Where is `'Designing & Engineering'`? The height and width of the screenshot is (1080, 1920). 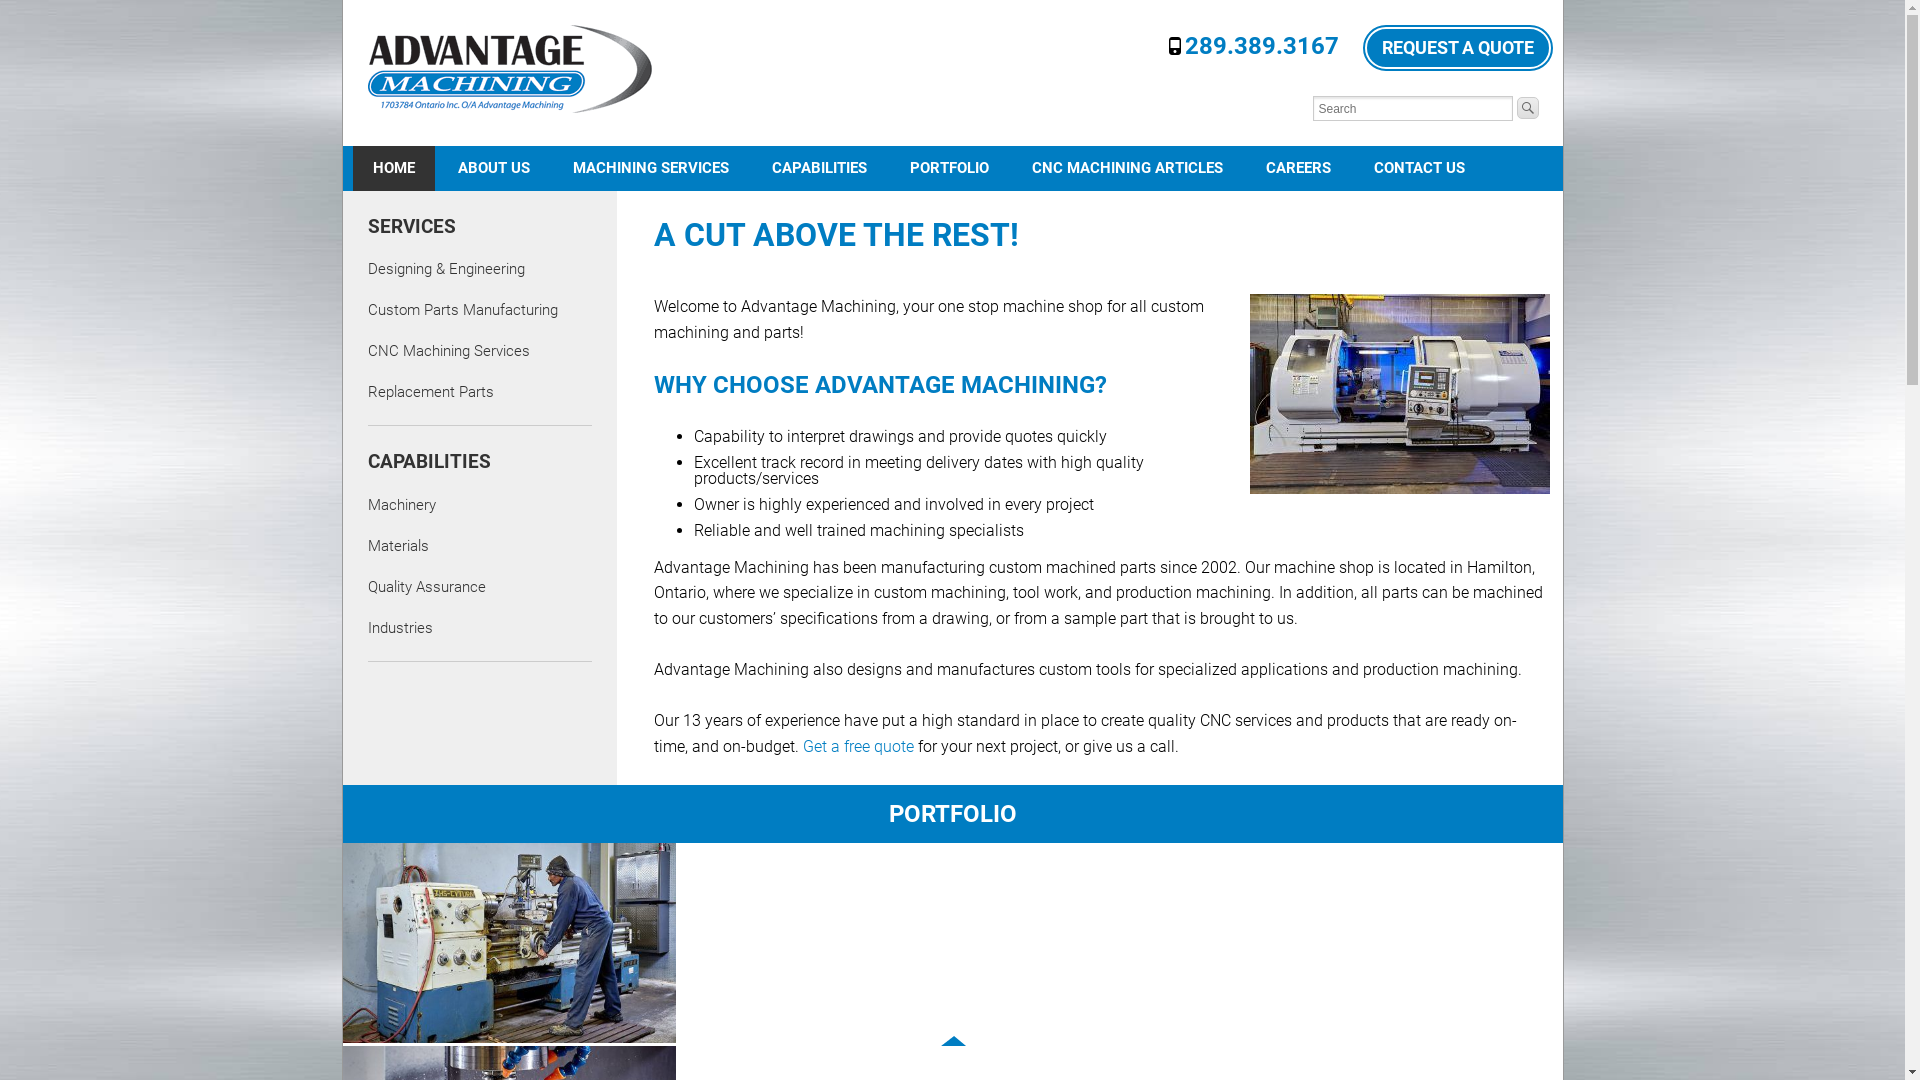
'Designing & Engineering' is located at coordinates (445, 268).